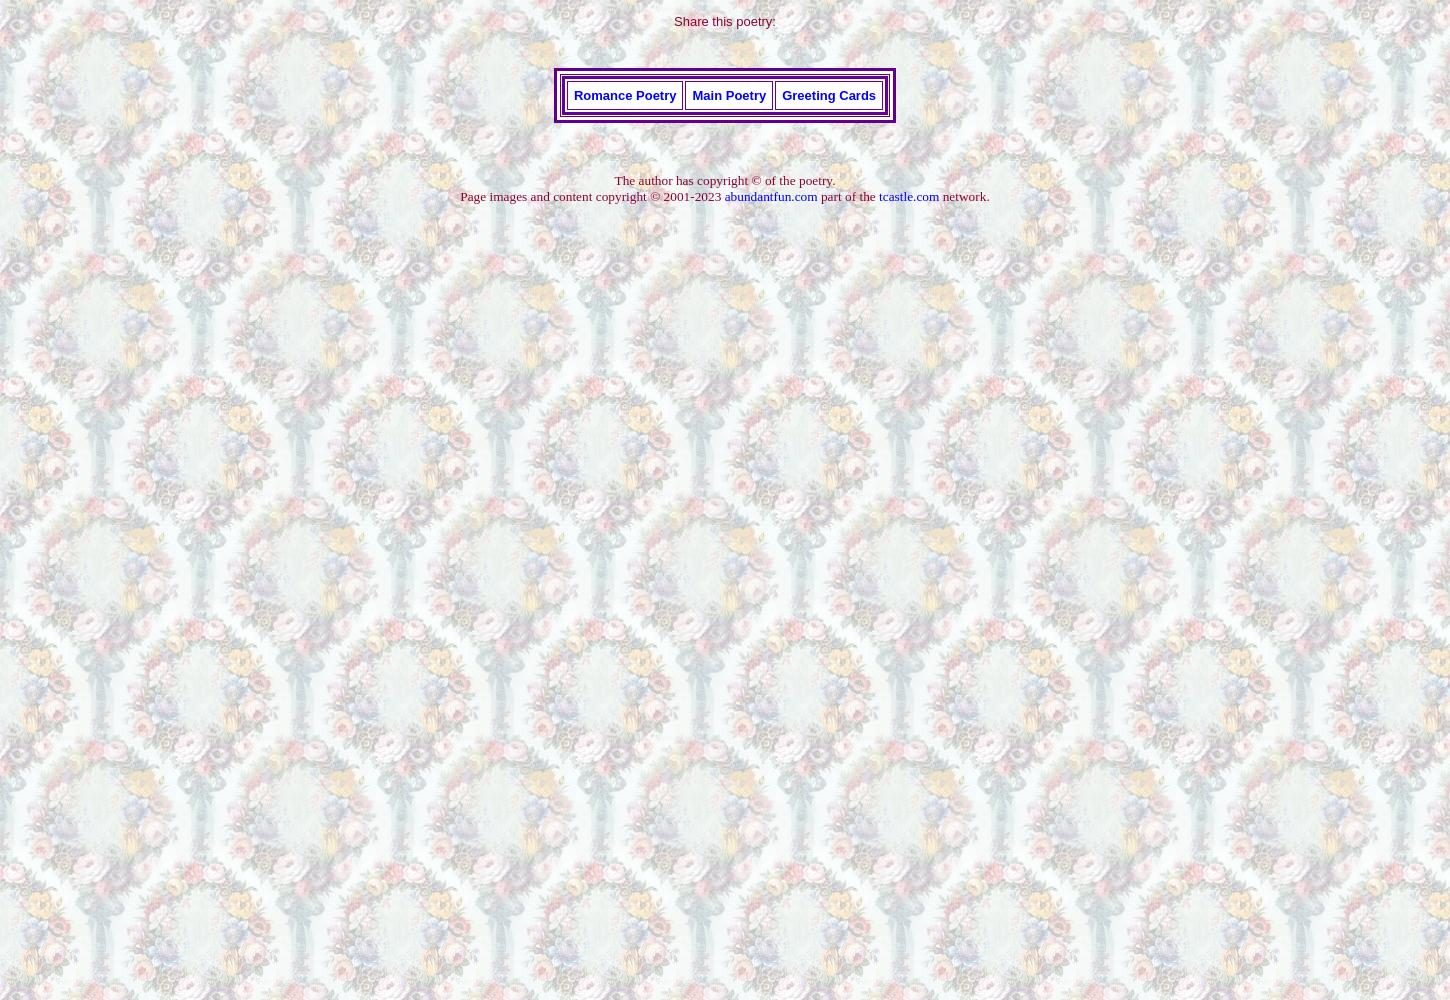 The height and width of the screenshot is (1000, 1450). Describe the element at coordinates (723, 179) in the screenshot. I see `'The author has copyright © of the poetry.'` at that location.